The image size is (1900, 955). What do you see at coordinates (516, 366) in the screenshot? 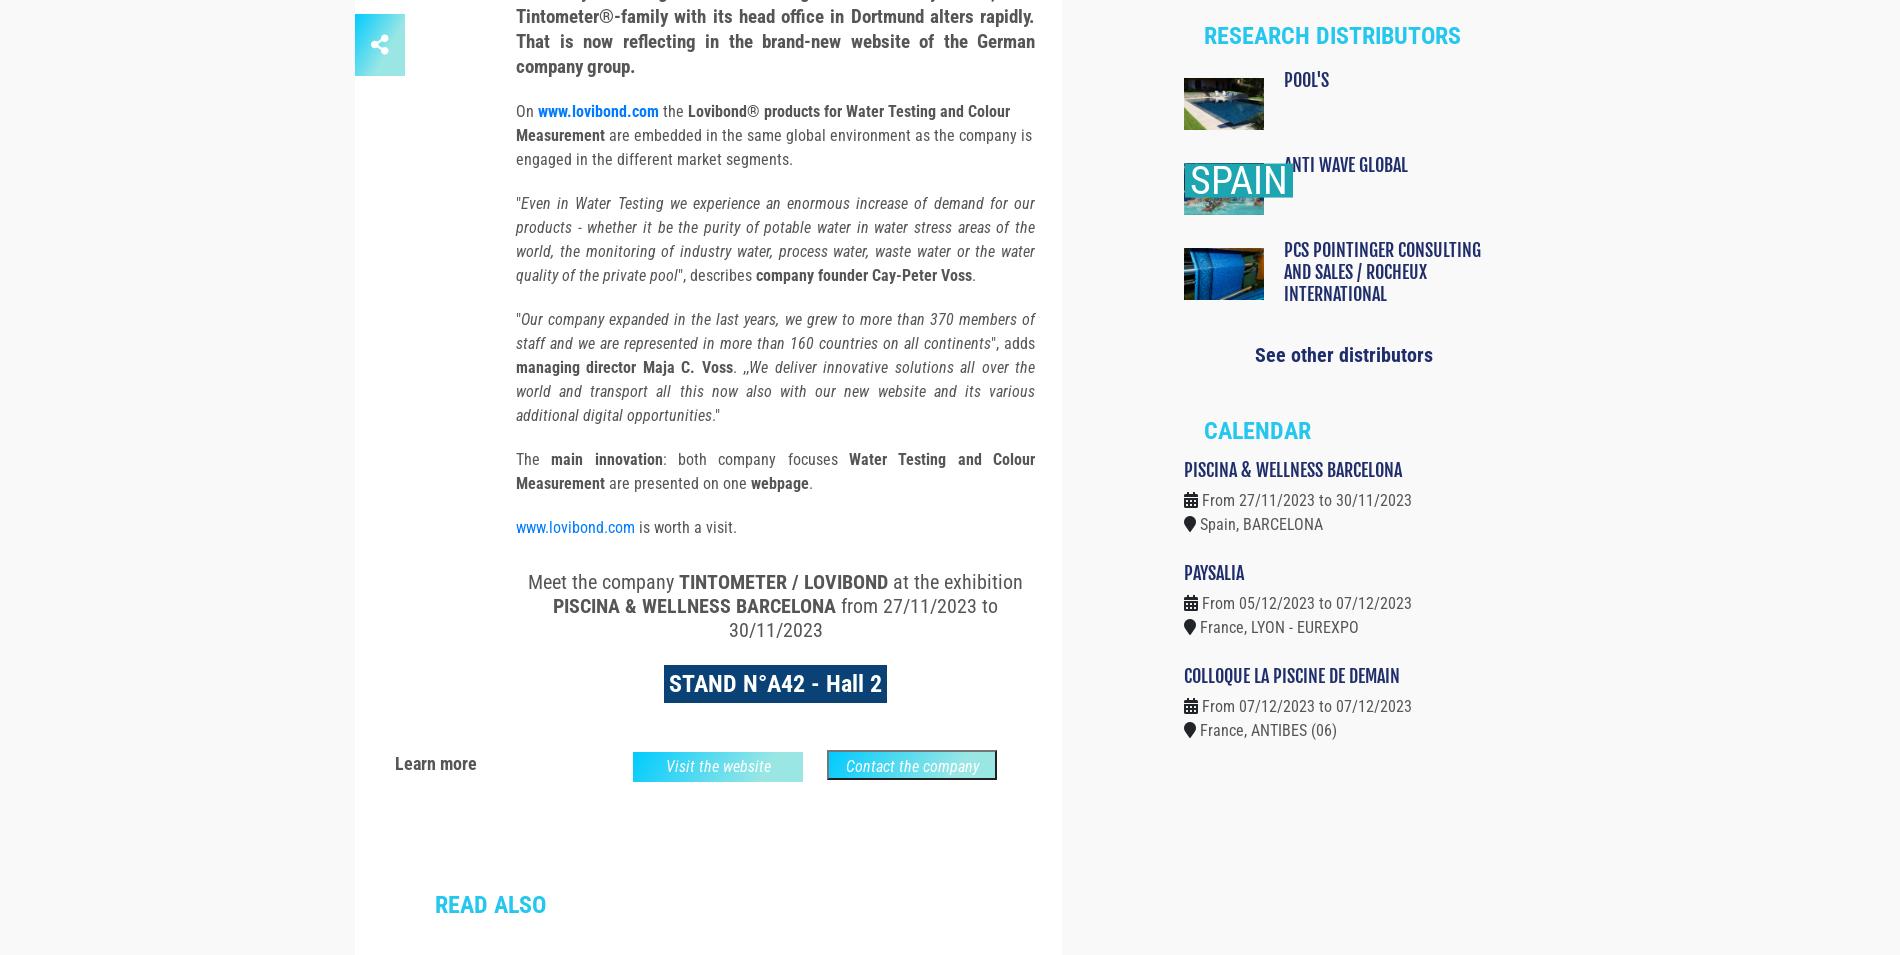
I see `'Our company expanded in the last years, we grew to more than 370 members of staff and we are represented in more than 160 countries on all continents'` at bounding box center [516, 366].